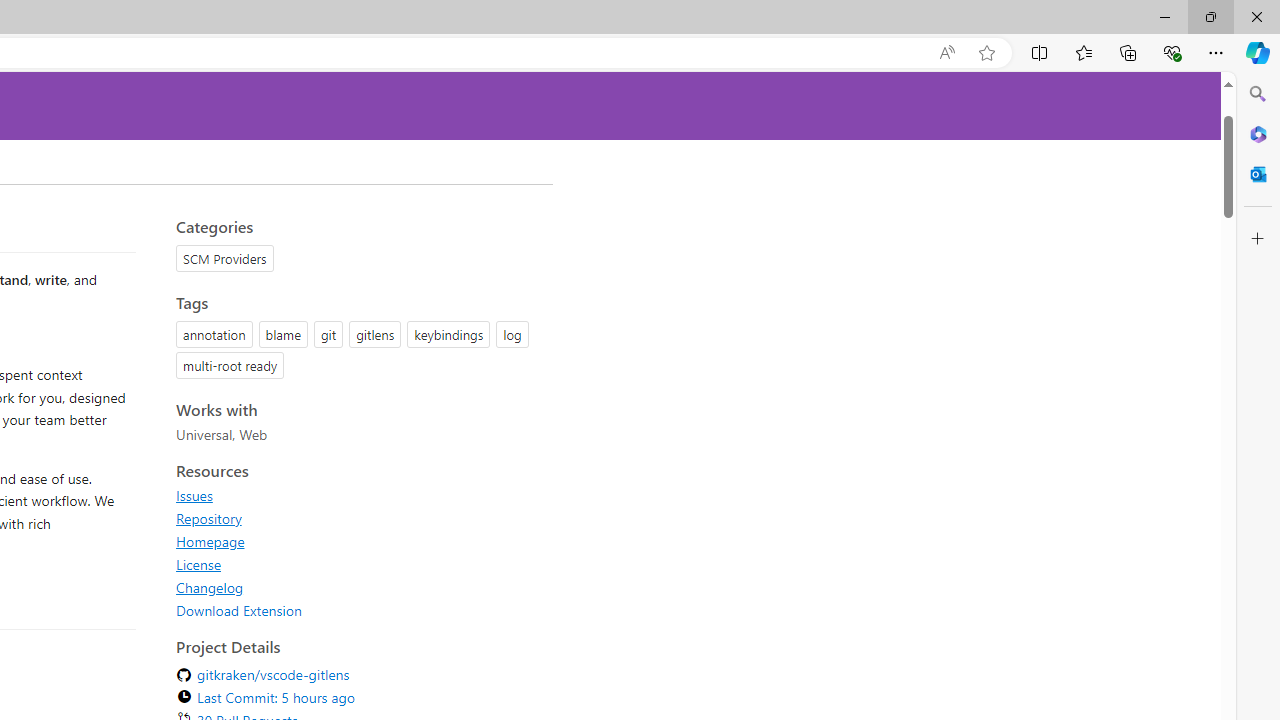 The width and height of the screenshot is (1280, 720). Describe the element at coordinates (1257, 94) in the screenshot. I see `'Search'` at that location.